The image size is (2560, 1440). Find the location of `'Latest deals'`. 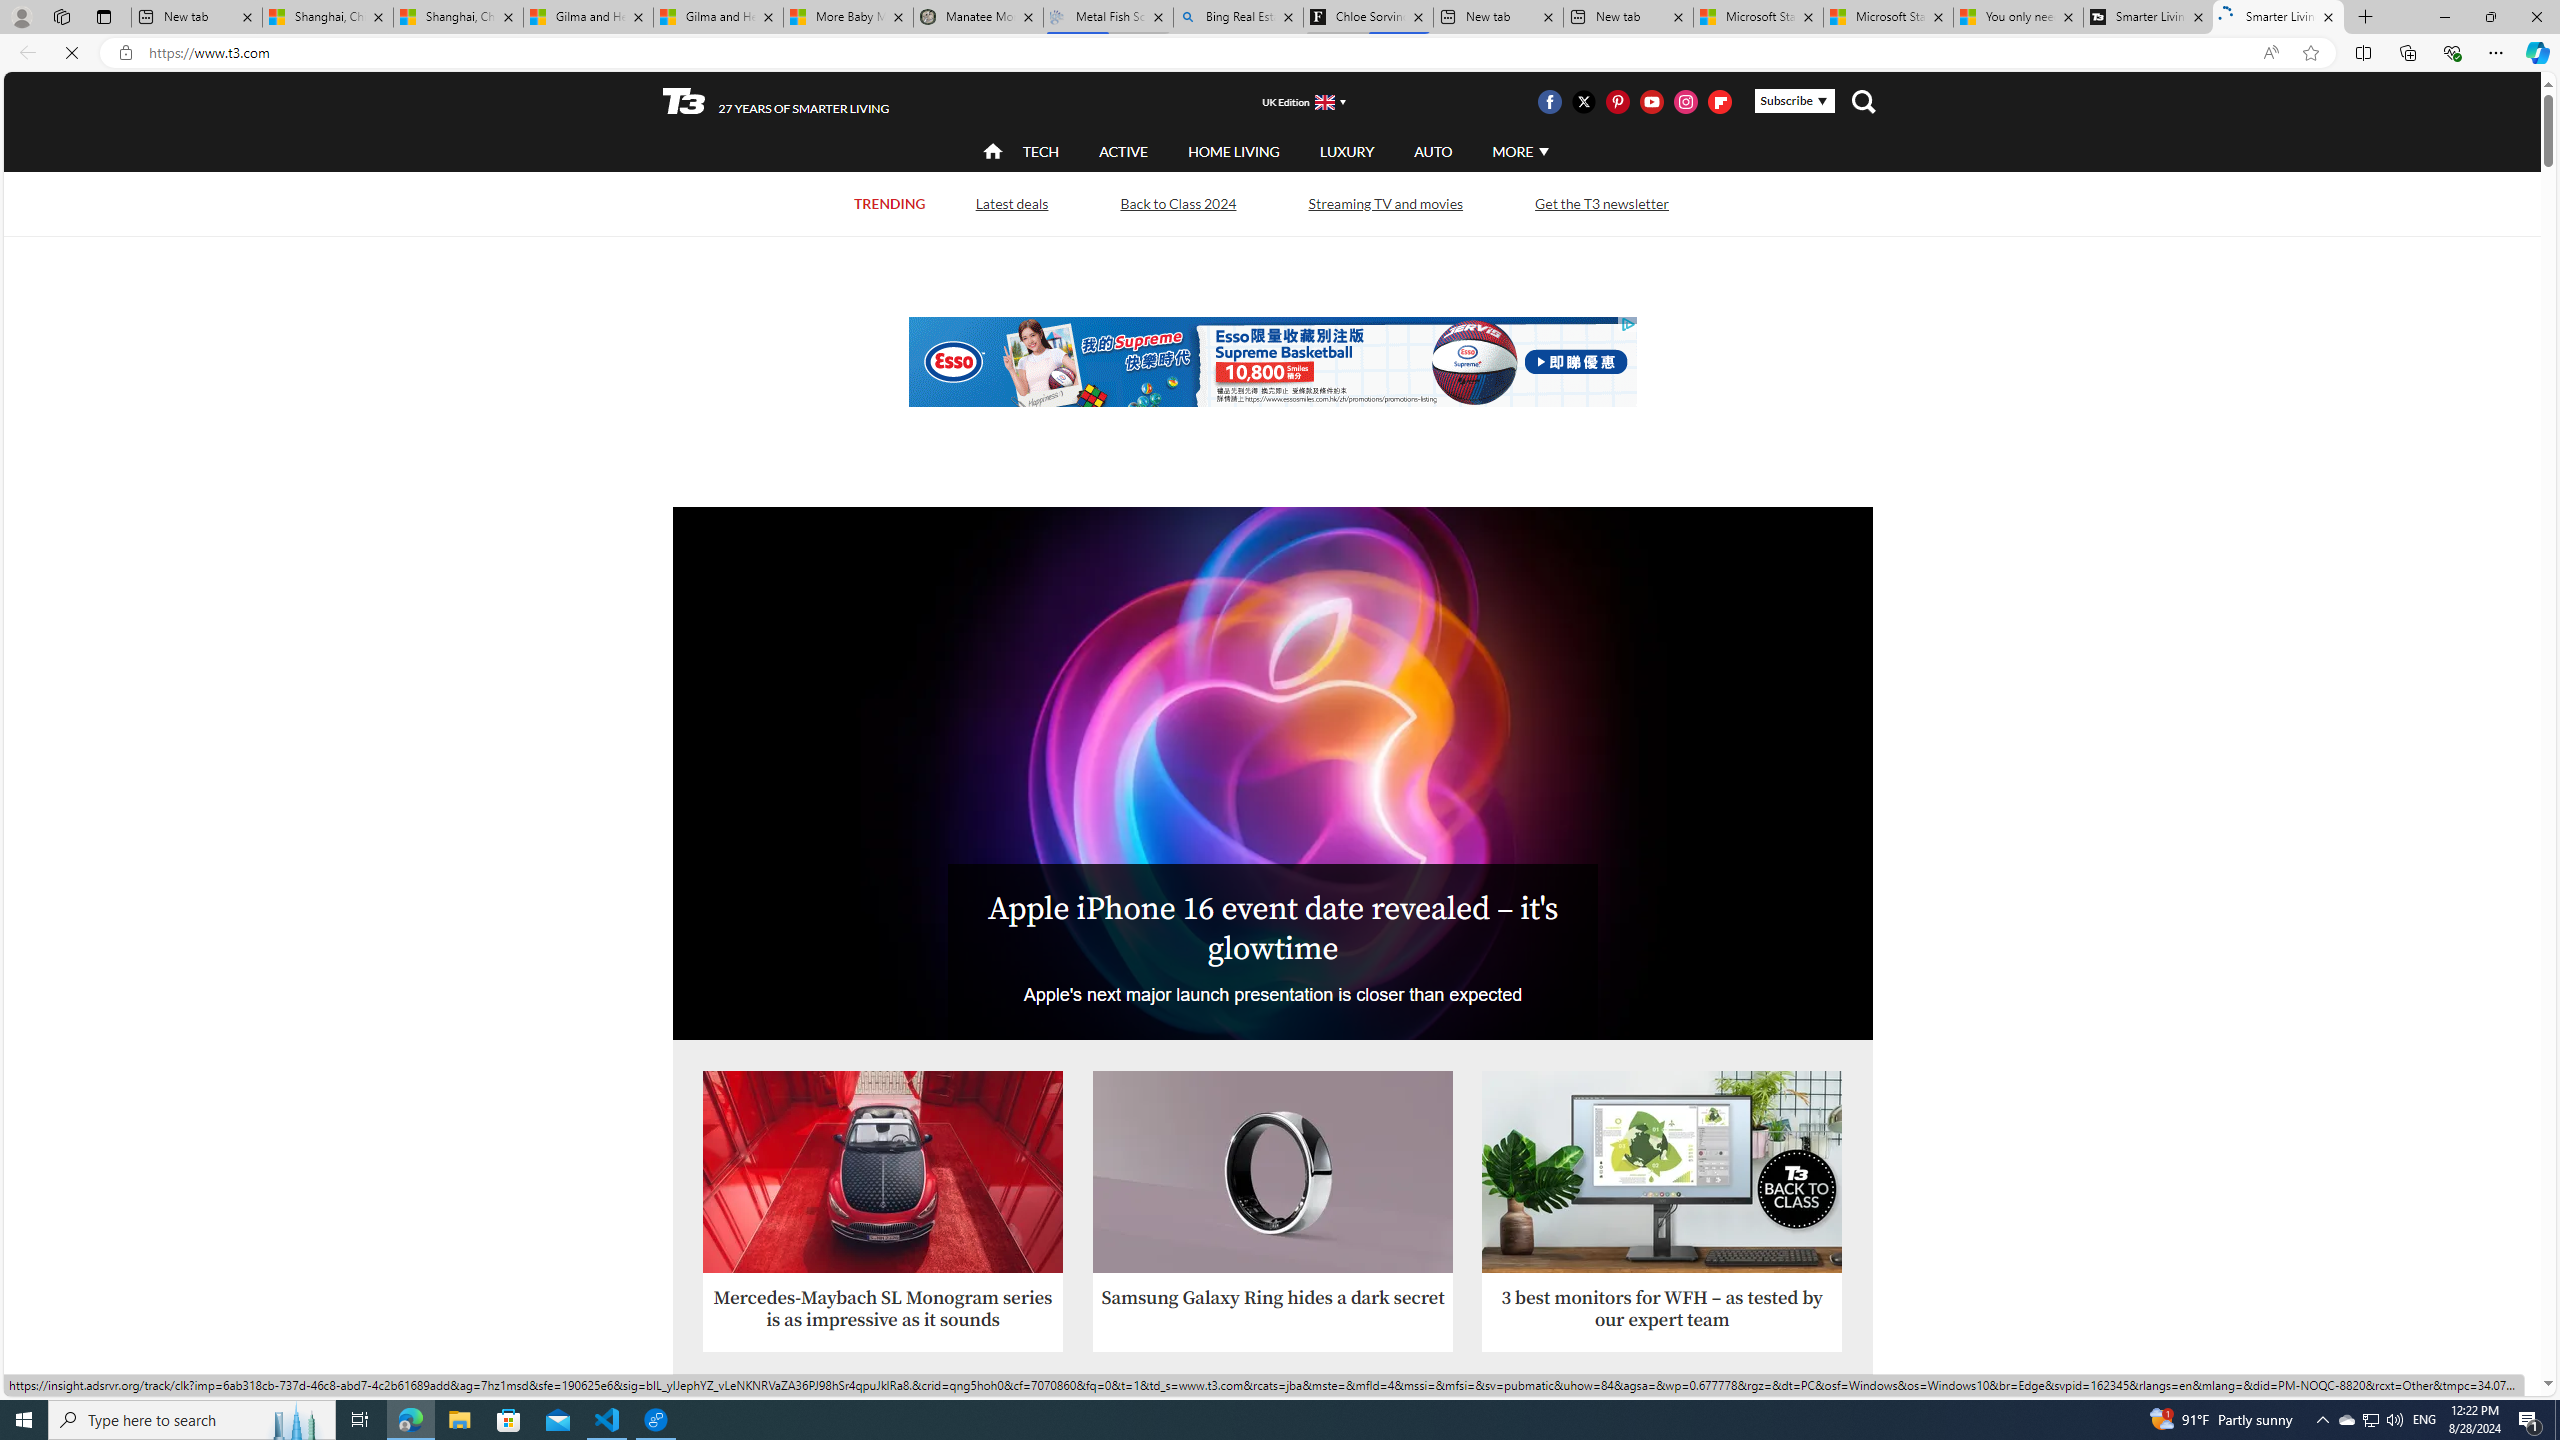

'Latest deals' is located at coordinates (1011, 202).